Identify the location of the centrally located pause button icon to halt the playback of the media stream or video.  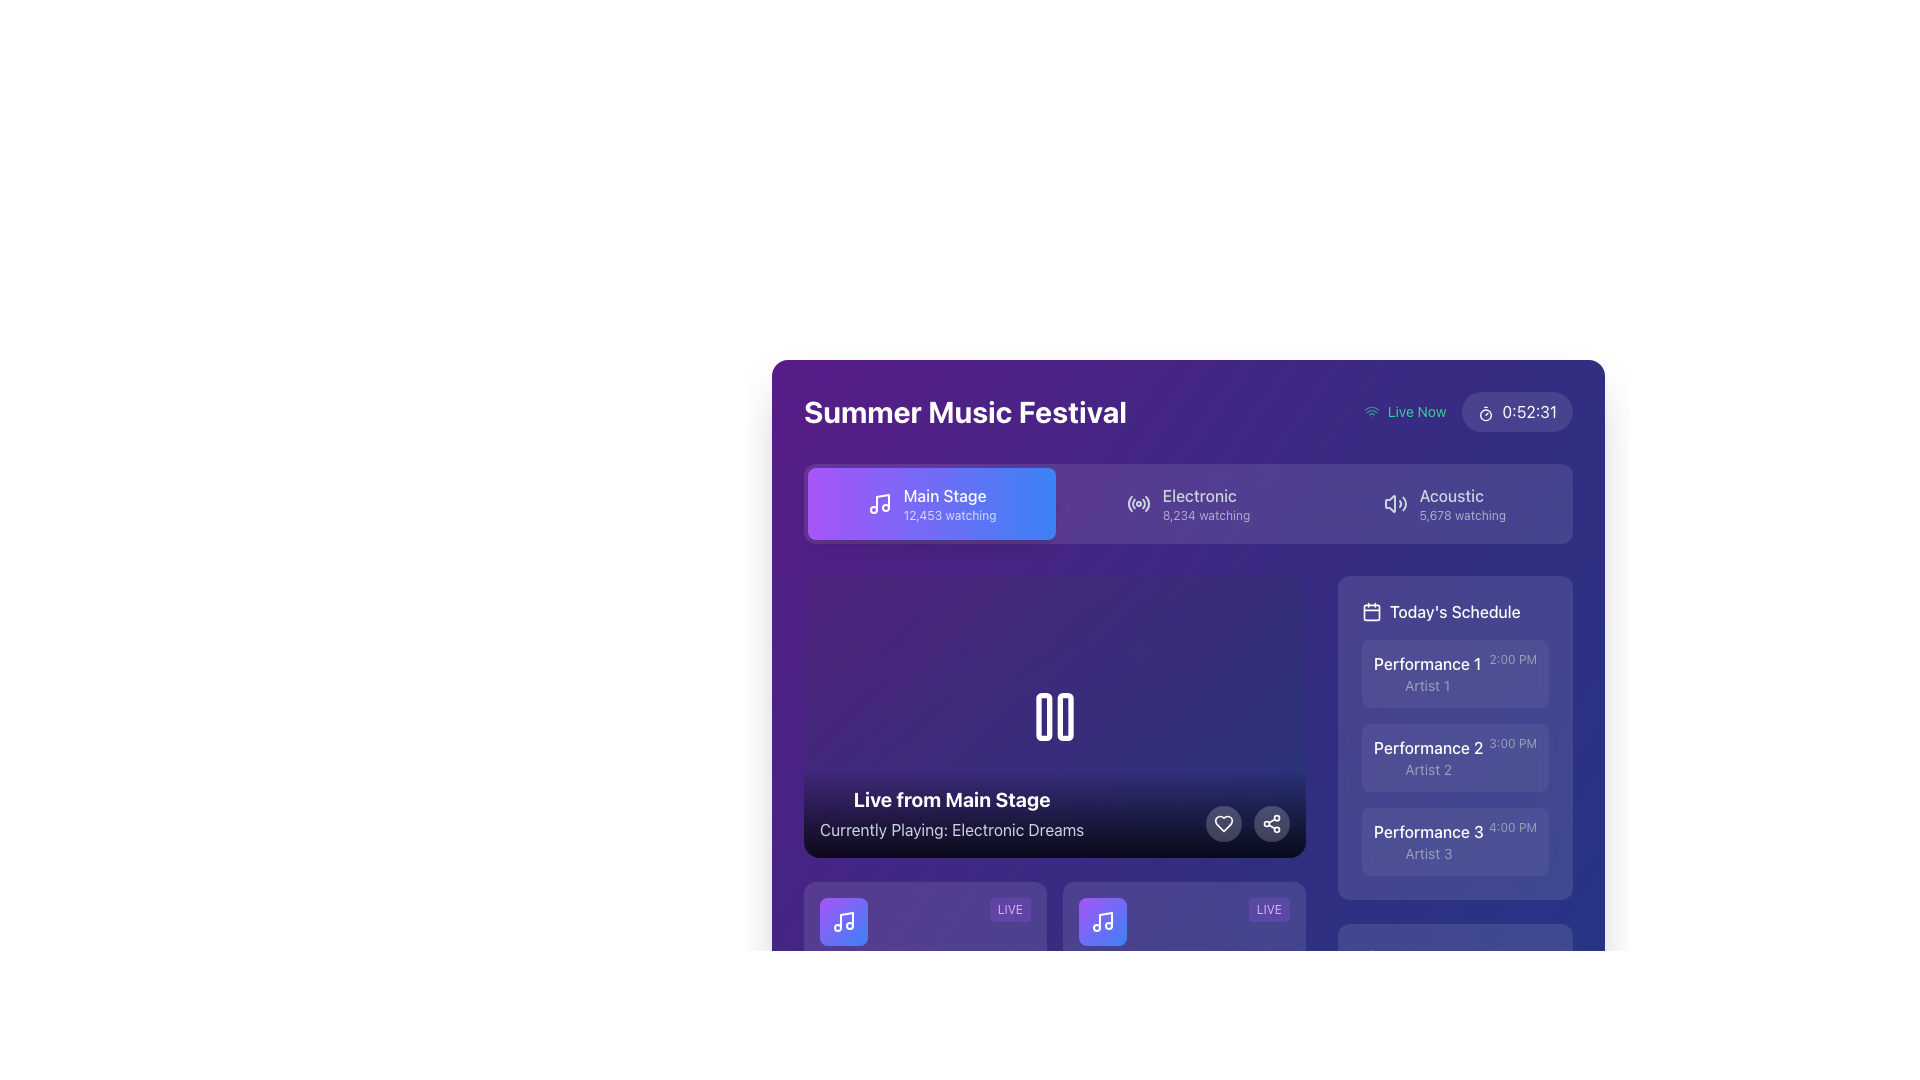
(1054, 716).